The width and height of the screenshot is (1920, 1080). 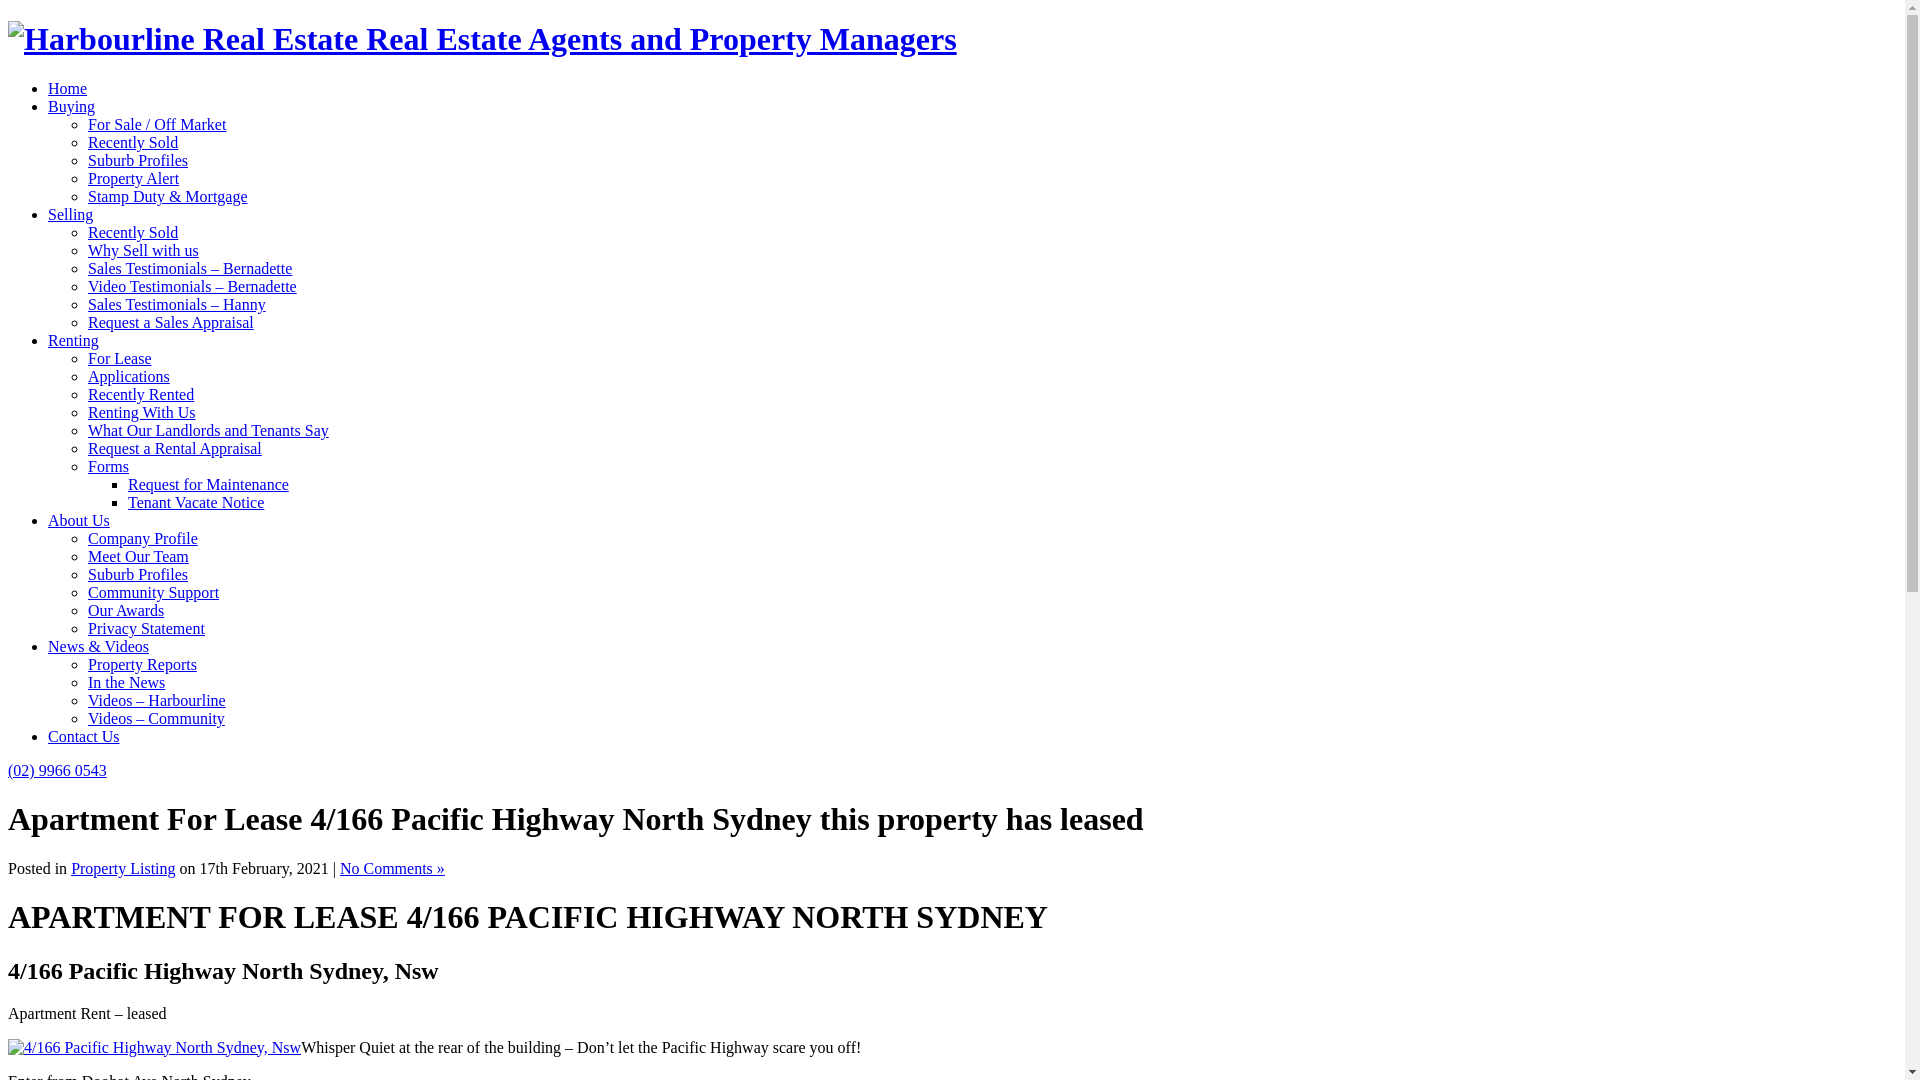 What do you see at coordinates (86, 591) in the screenshot?
I see `'Community Support'` at bounding box center [86, 591].